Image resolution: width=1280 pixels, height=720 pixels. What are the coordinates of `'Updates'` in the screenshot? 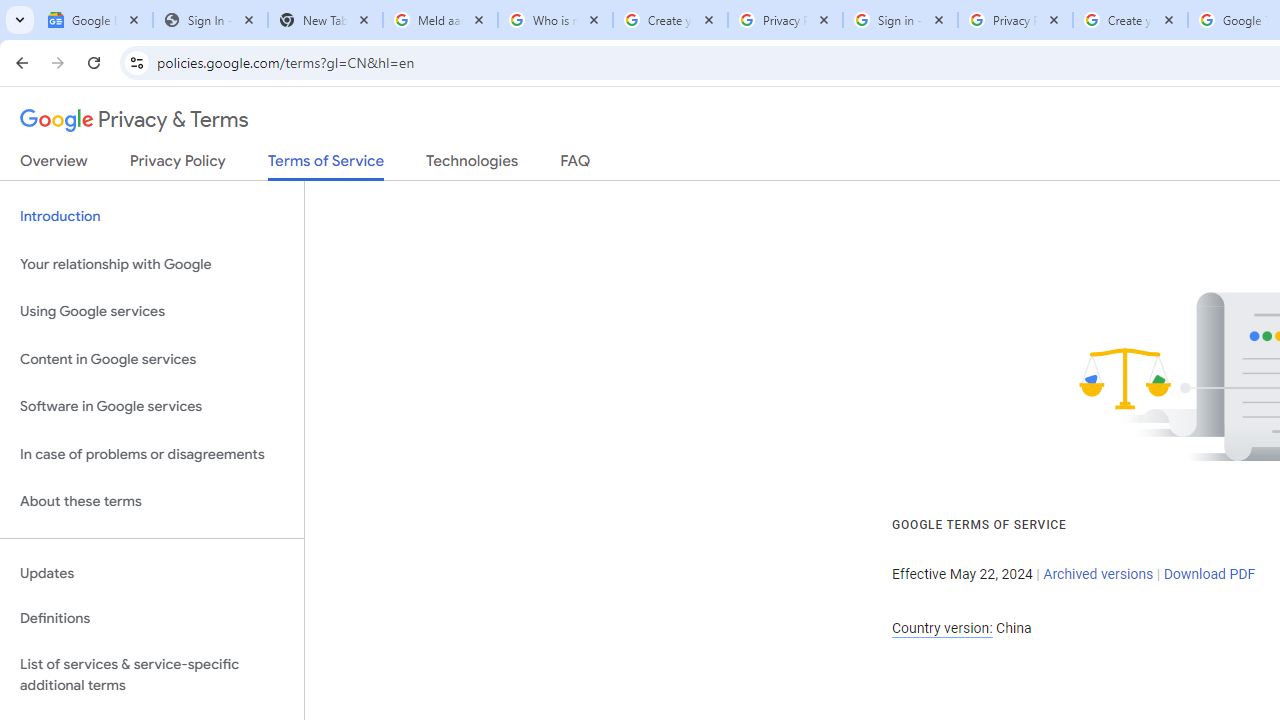 It's located at (151, 573).